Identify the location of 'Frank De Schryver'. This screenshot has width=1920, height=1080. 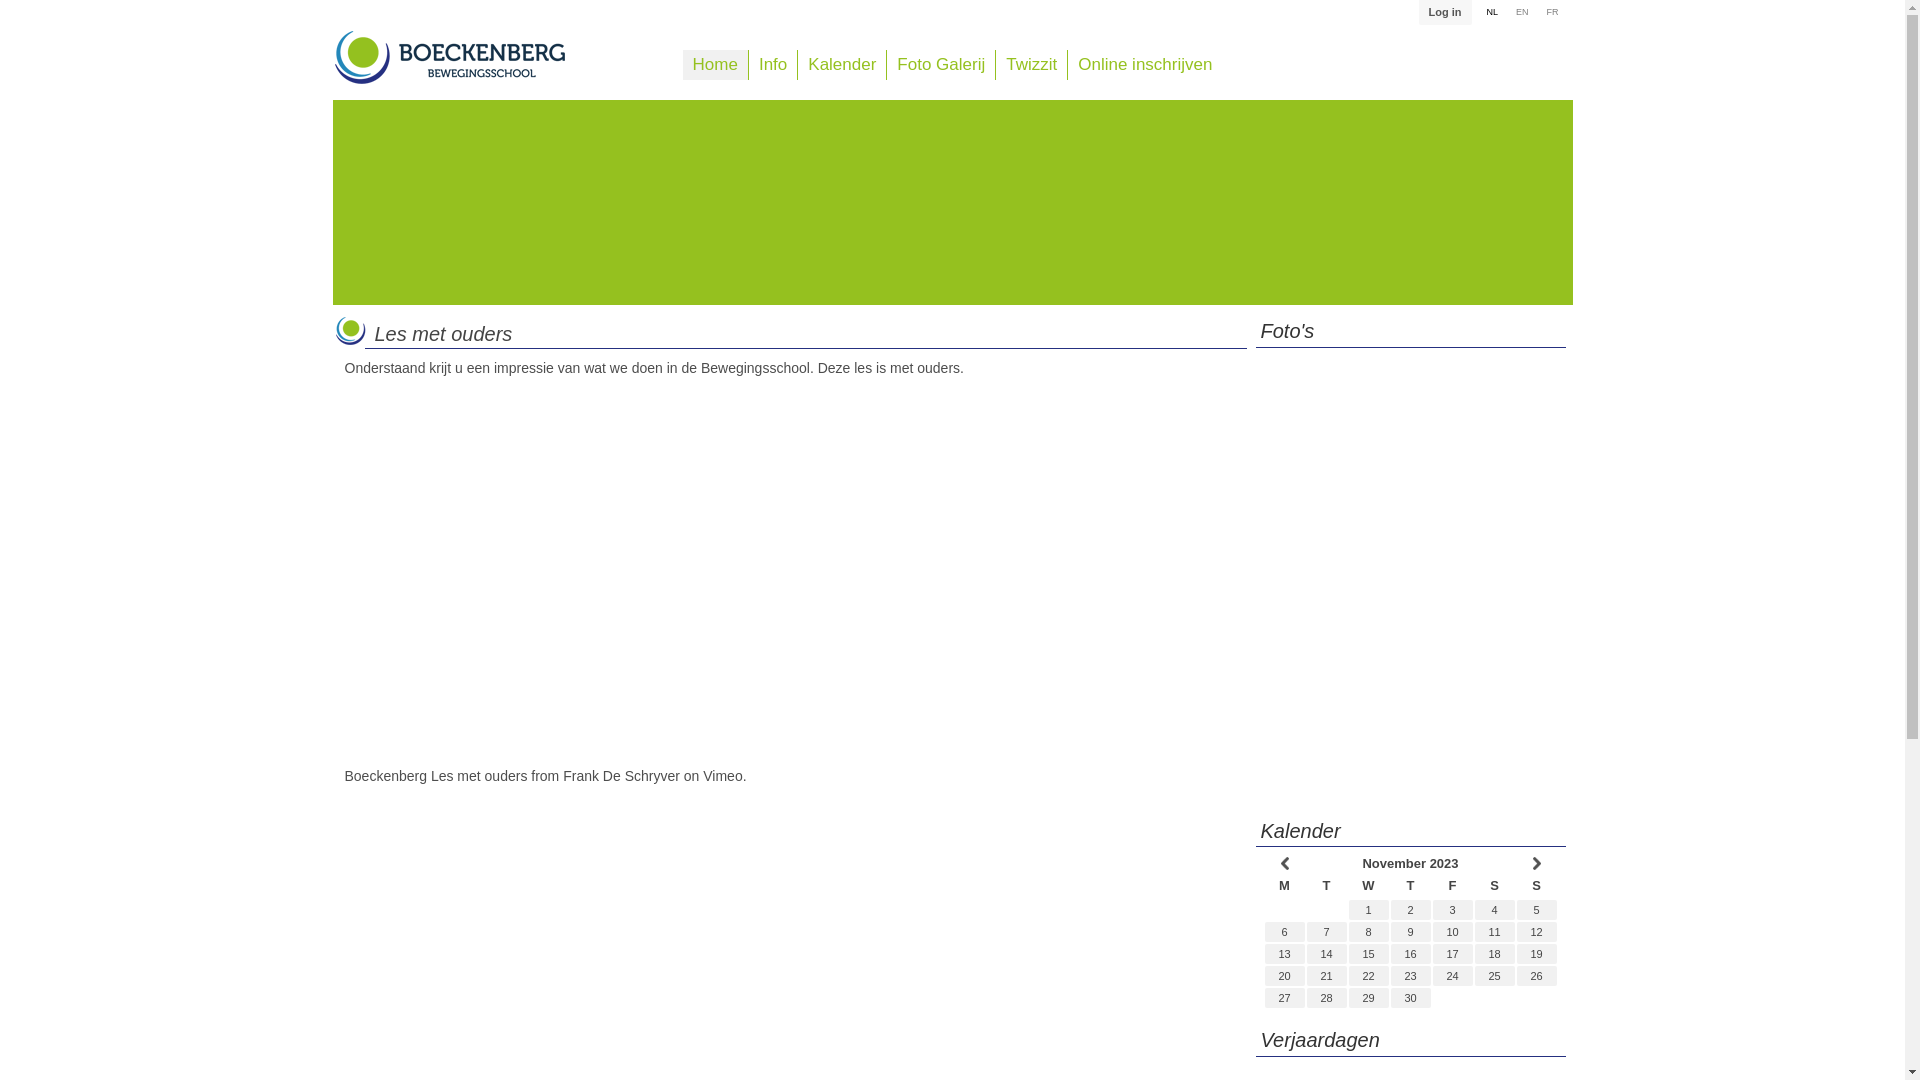
(620, 774).